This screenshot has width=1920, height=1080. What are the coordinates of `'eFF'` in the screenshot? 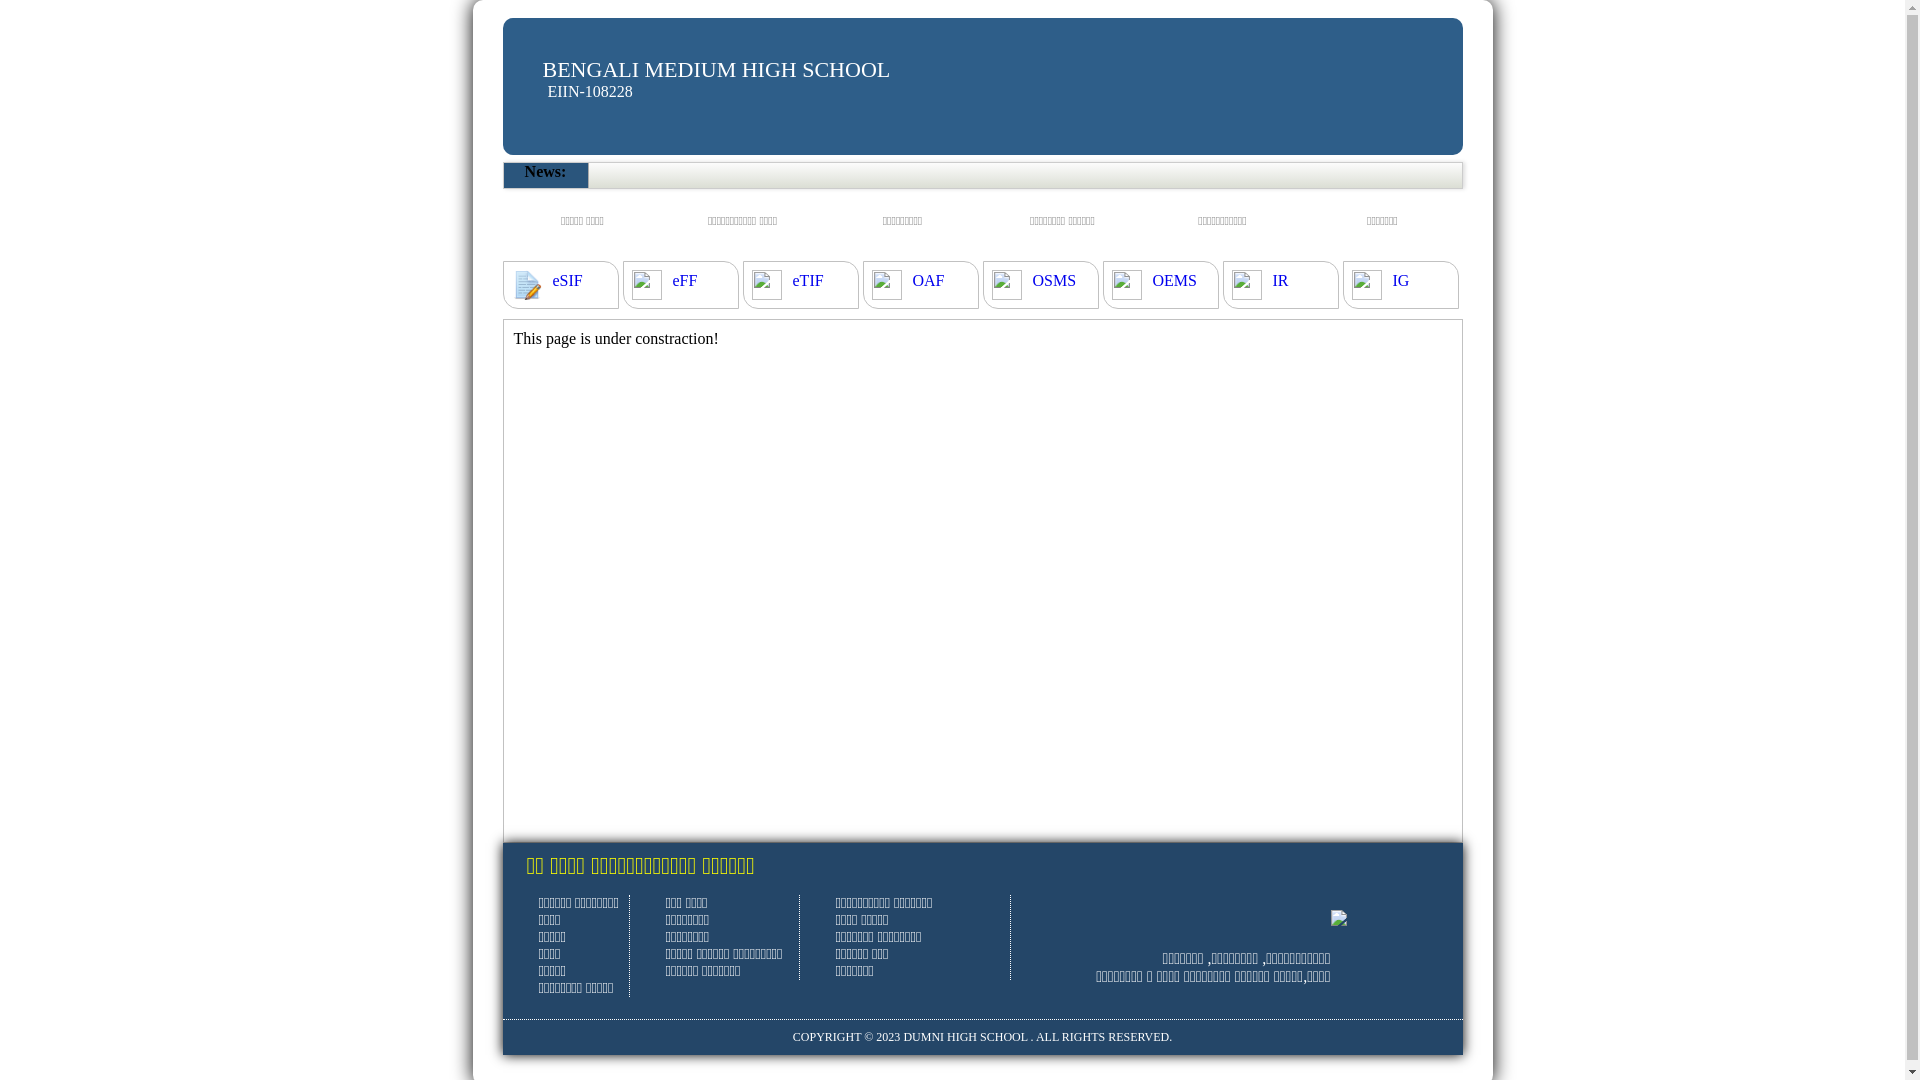 It's located at (684, 281).